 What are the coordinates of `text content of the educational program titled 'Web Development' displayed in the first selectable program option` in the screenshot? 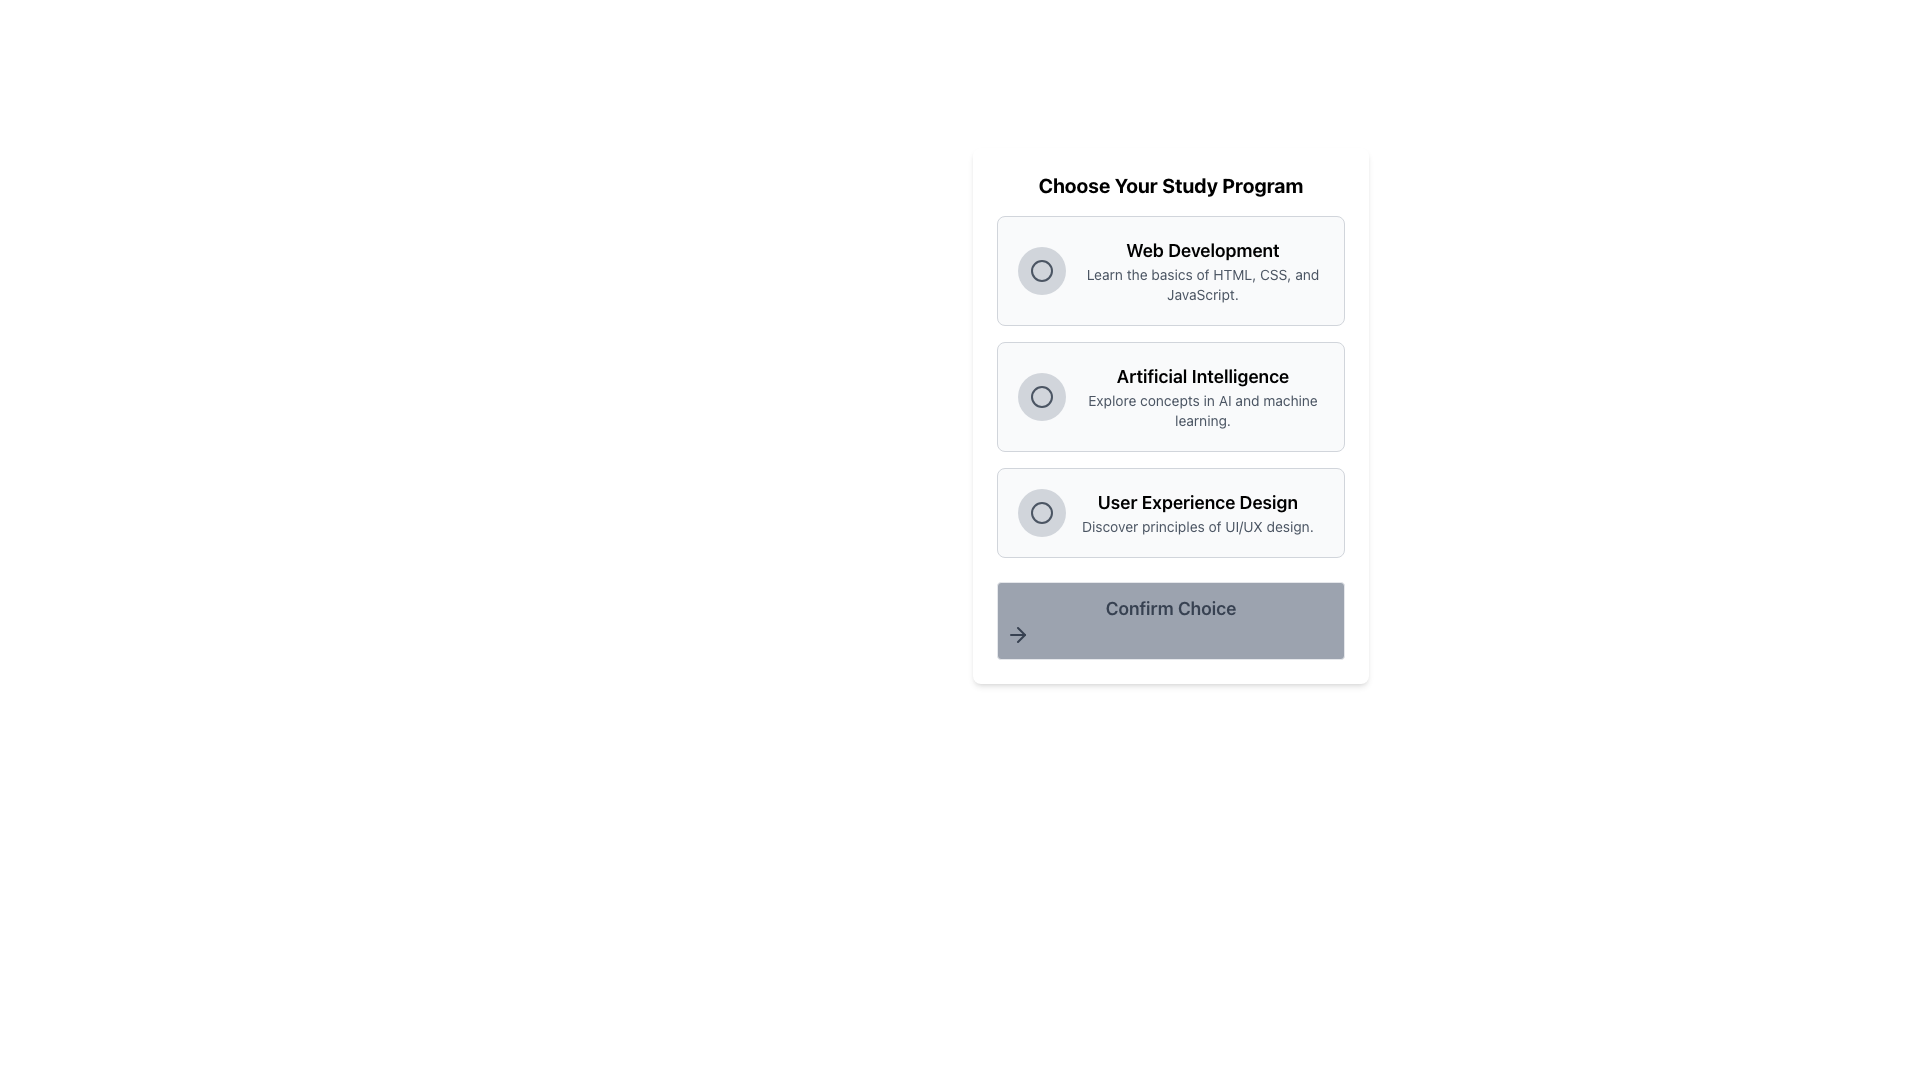 It's located at (1202, 270).